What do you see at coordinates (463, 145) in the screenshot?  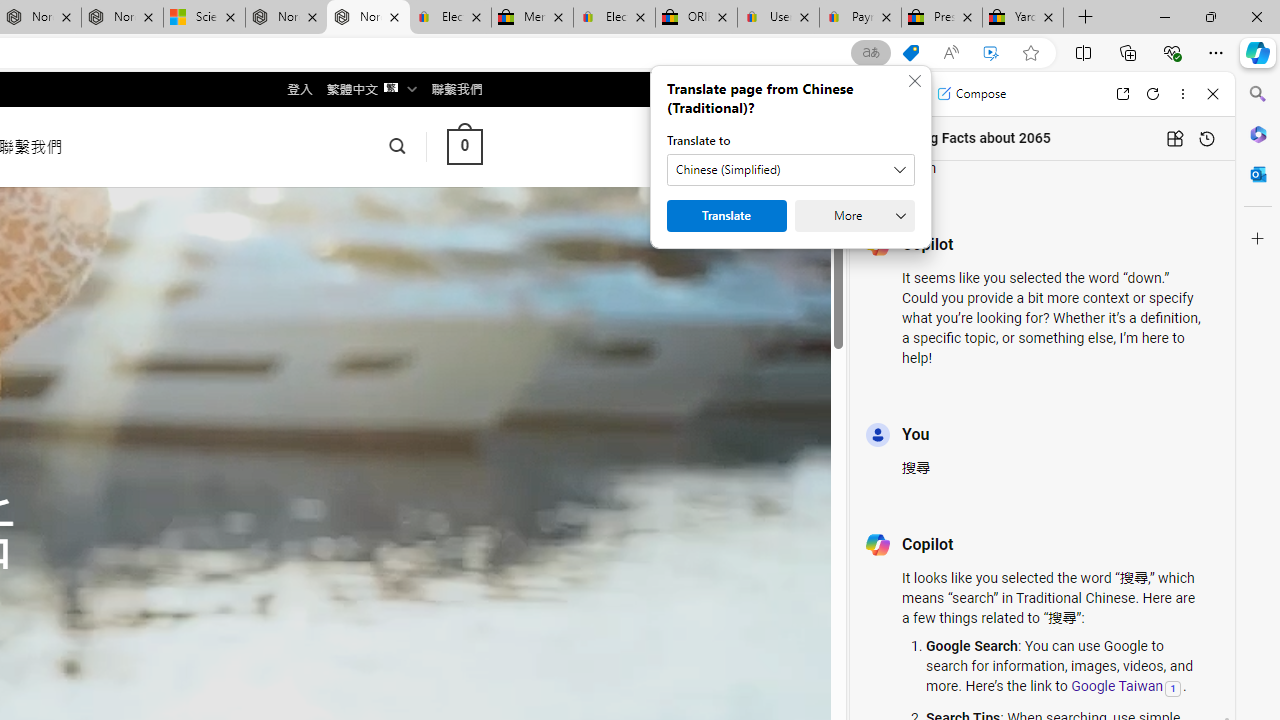 I see `'  0  '` at bounding box center [463, 145].